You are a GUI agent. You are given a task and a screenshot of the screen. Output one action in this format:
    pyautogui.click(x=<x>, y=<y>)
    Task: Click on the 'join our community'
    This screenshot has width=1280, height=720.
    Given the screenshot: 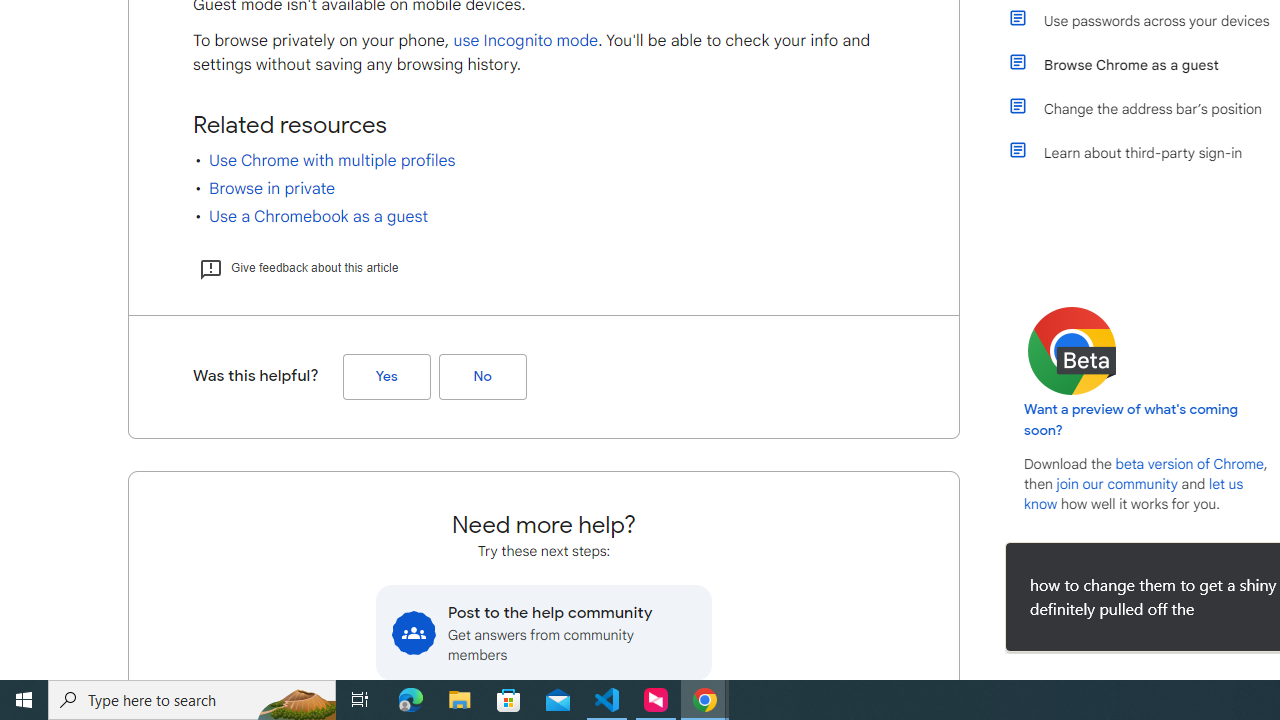 What is the action you would take?
    pyautogui.click(x=1115, y=484)
    